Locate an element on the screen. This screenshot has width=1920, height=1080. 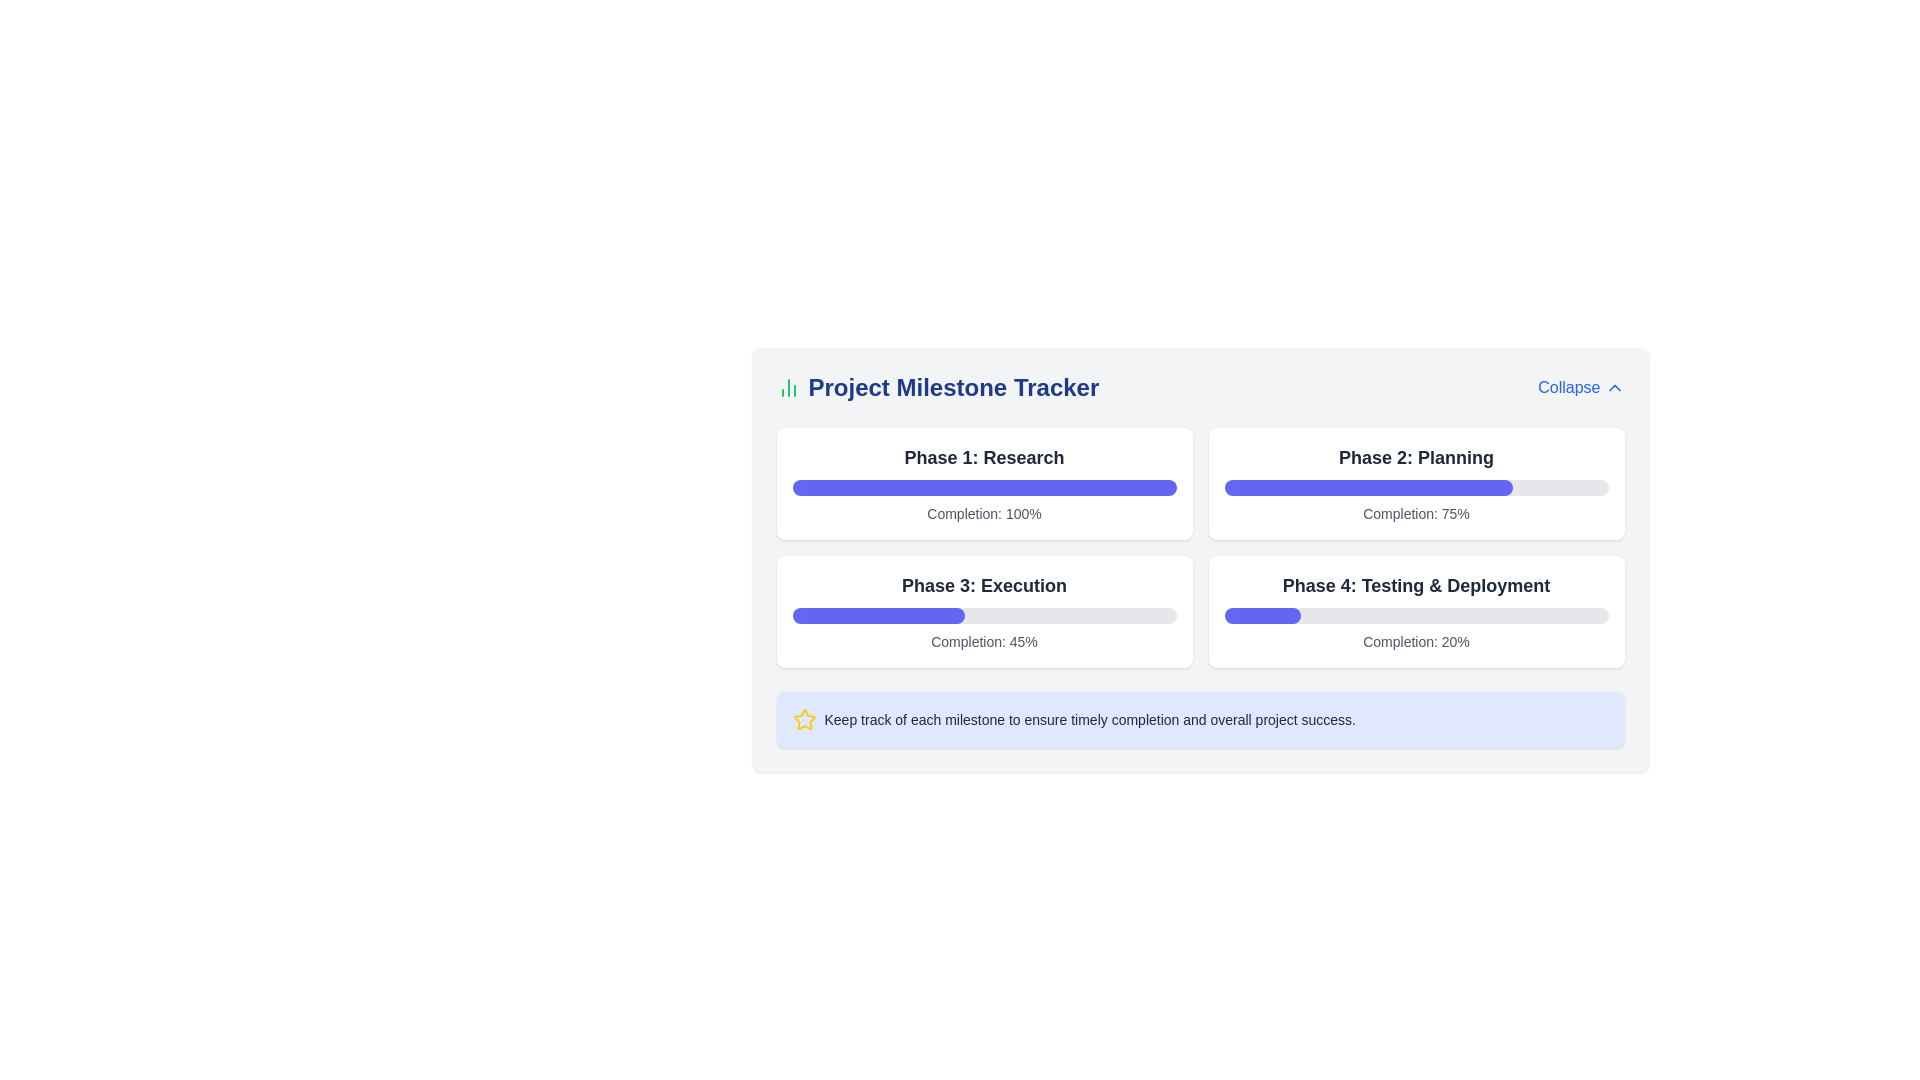
the completion status visually represented by the filled portion of the progress indicator for 'Phase 3: Execution' is located at coordinates (878, 615).